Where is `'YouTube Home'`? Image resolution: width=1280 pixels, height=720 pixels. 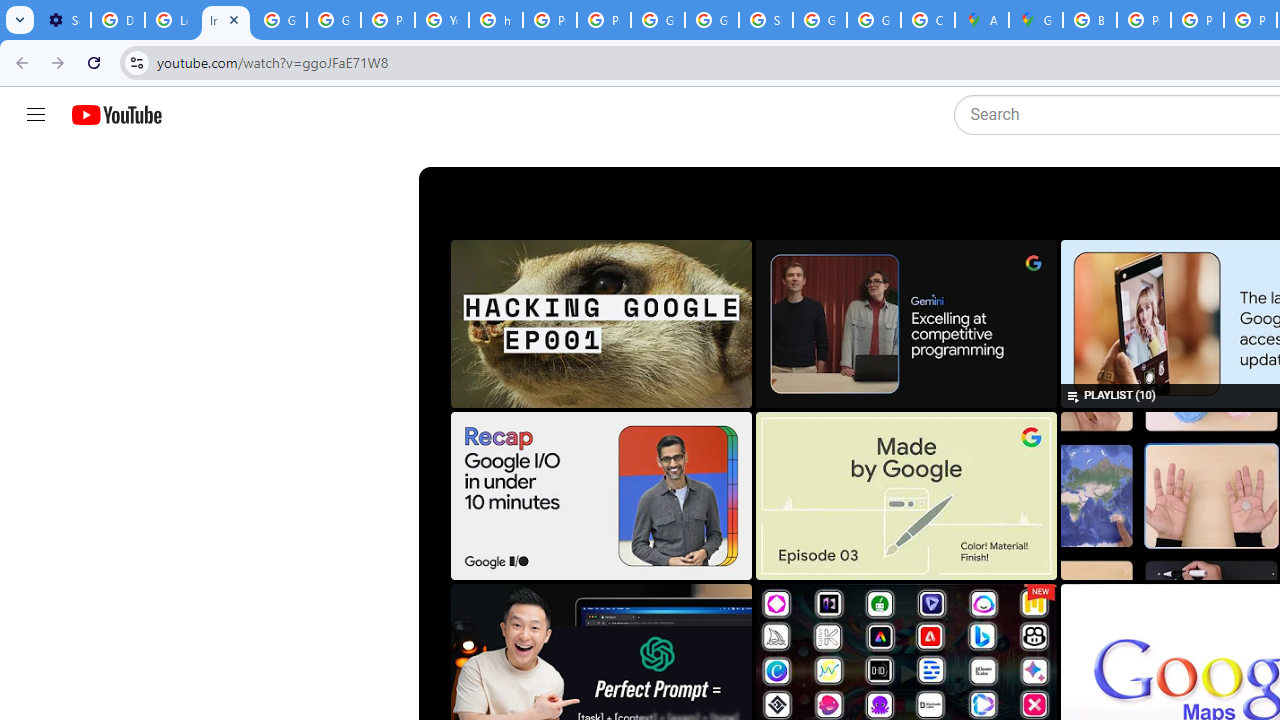
'YouTube Home' is located at coordinates (115, 115).